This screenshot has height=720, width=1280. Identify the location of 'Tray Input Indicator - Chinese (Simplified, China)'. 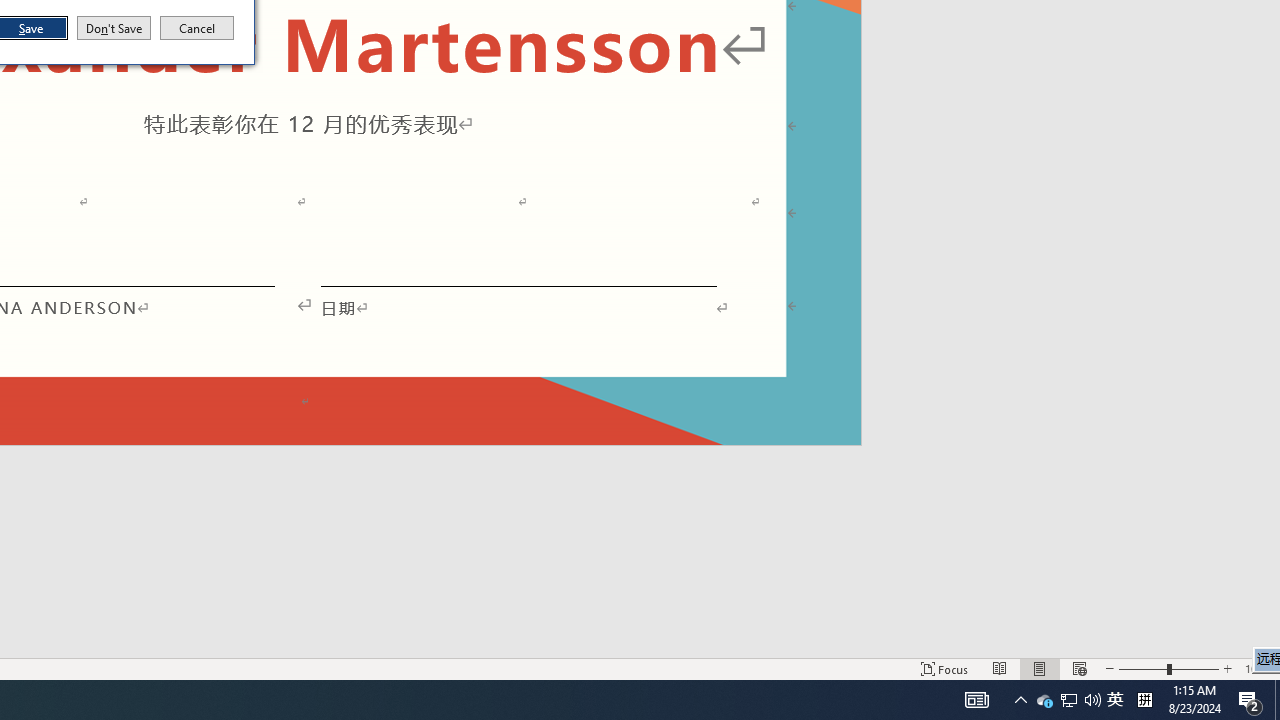
(1144, 698).